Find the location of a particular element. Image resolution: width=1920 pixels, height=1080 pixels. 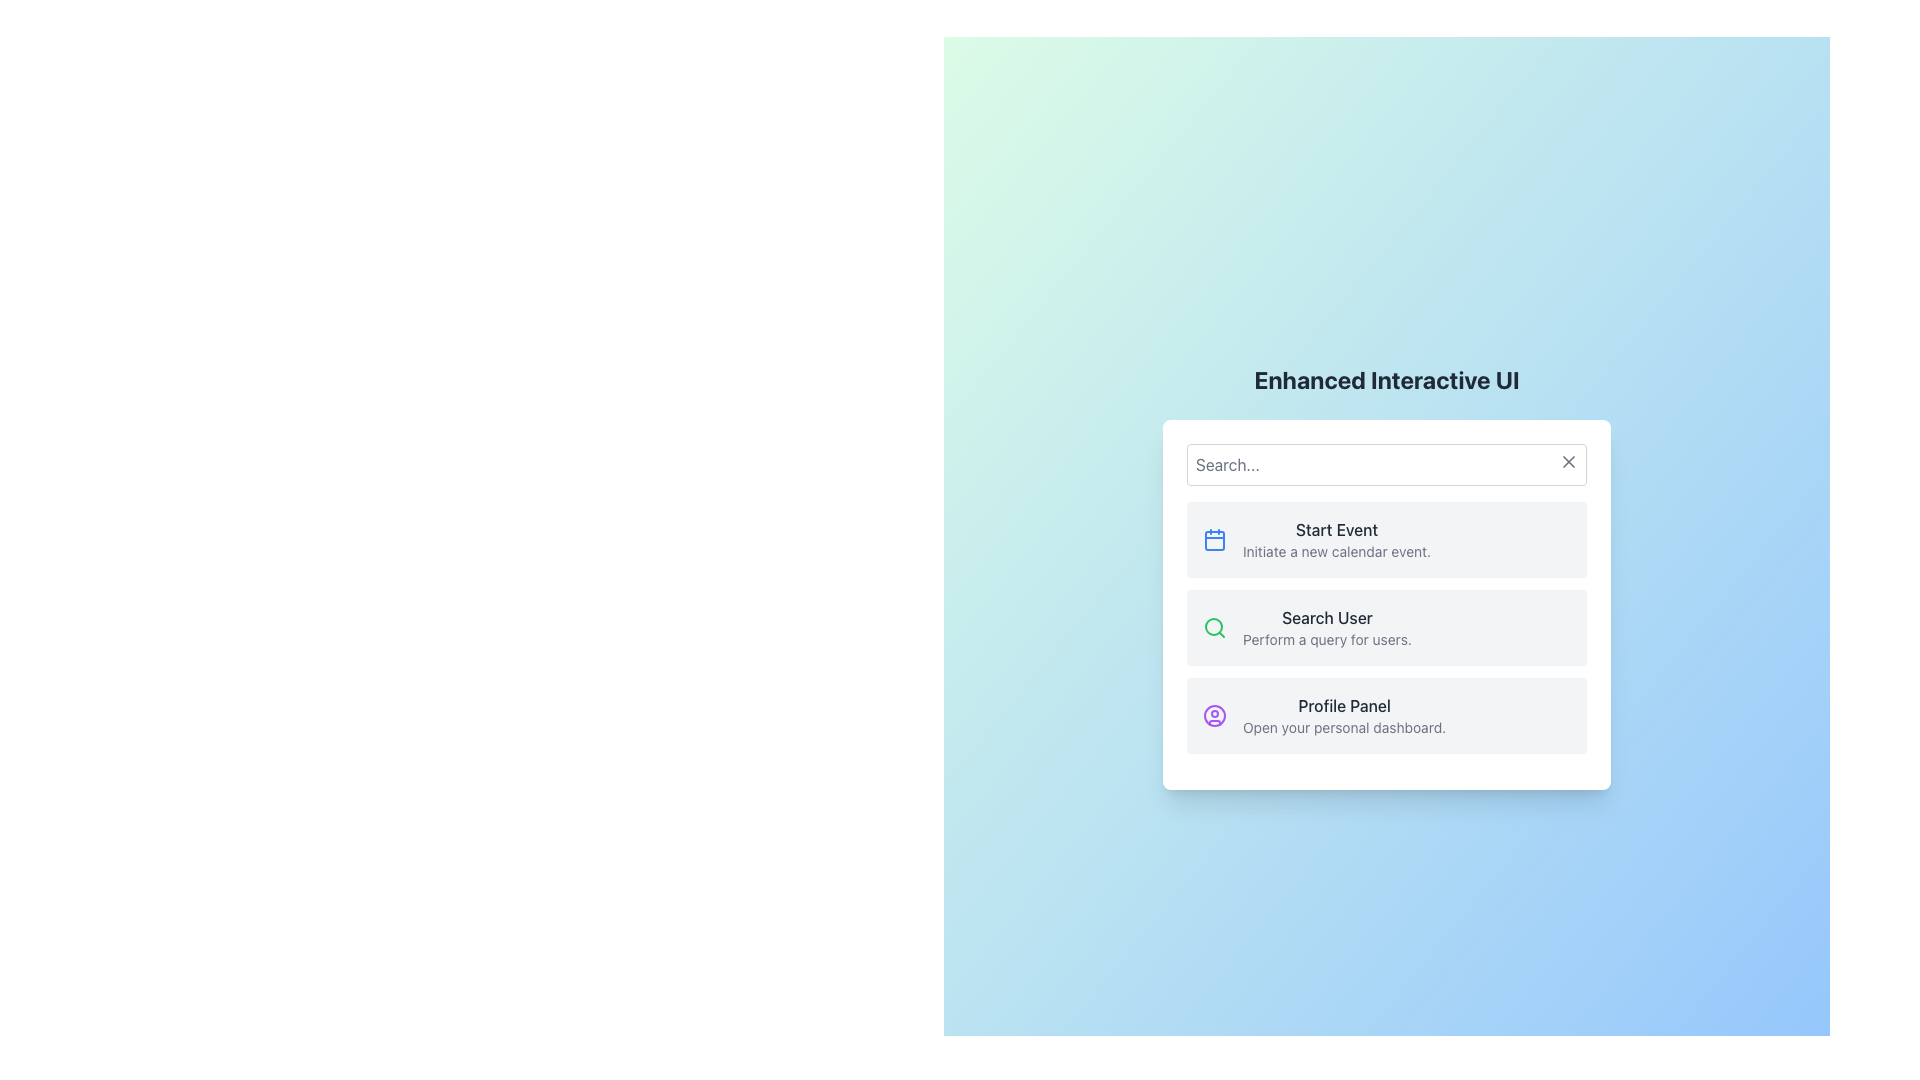

the text label that reads 'Perform a query for users.' which is styled in a subdued gray font and located directly below the 'Search User' title element is located at coordinates (1327, 640).